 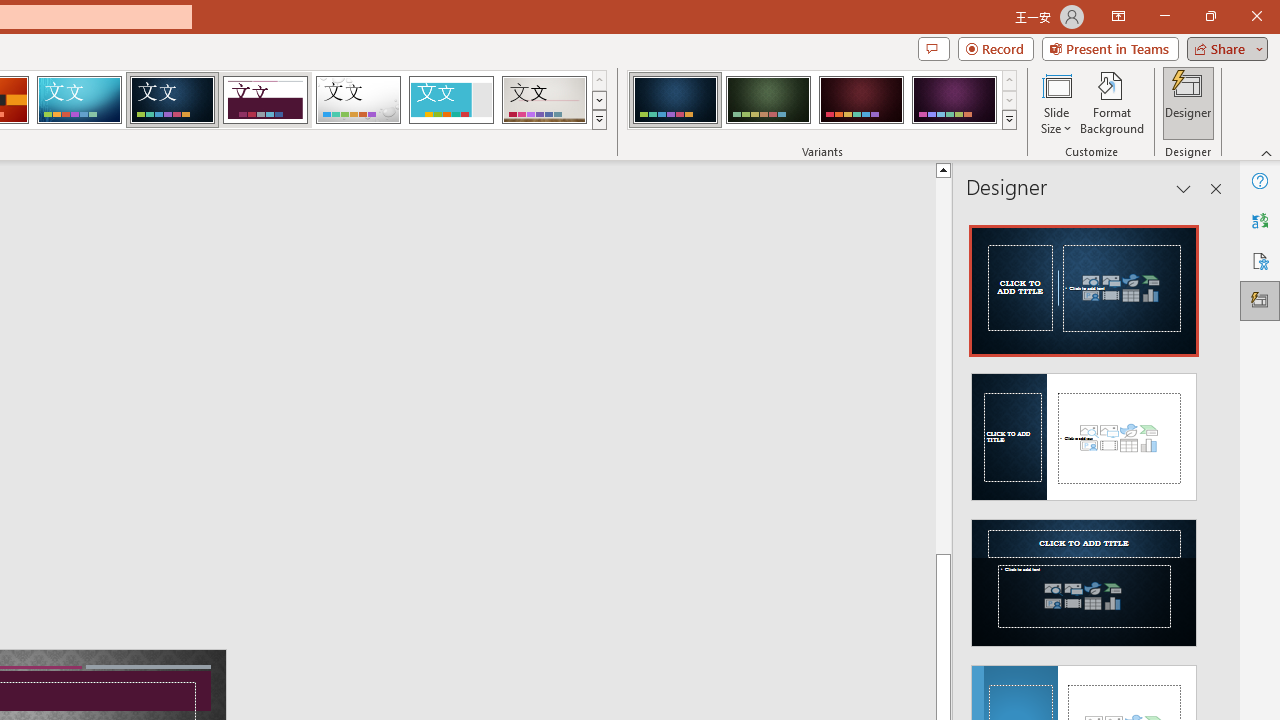 What do you see at coordinates (1222, 47) in the screenshot?
I see `'Share'` at bounding box center [1222, 47].